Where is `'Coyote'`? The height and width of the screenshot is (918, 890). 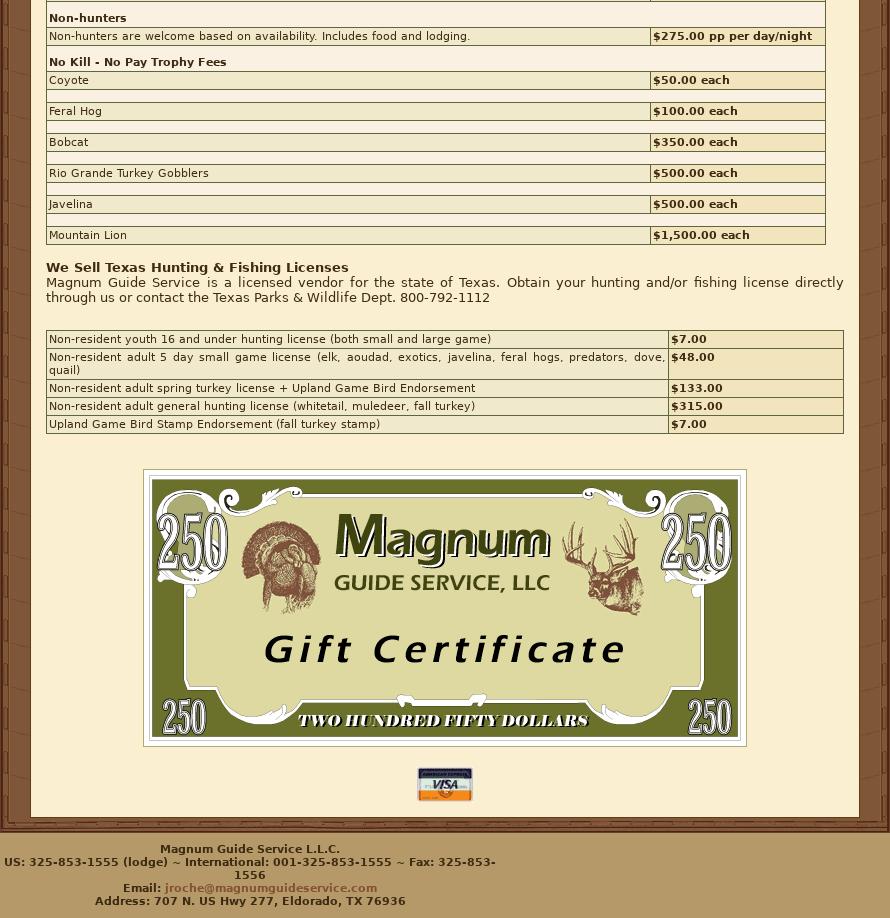
'Coyote' is located at coordinates (68, 79).